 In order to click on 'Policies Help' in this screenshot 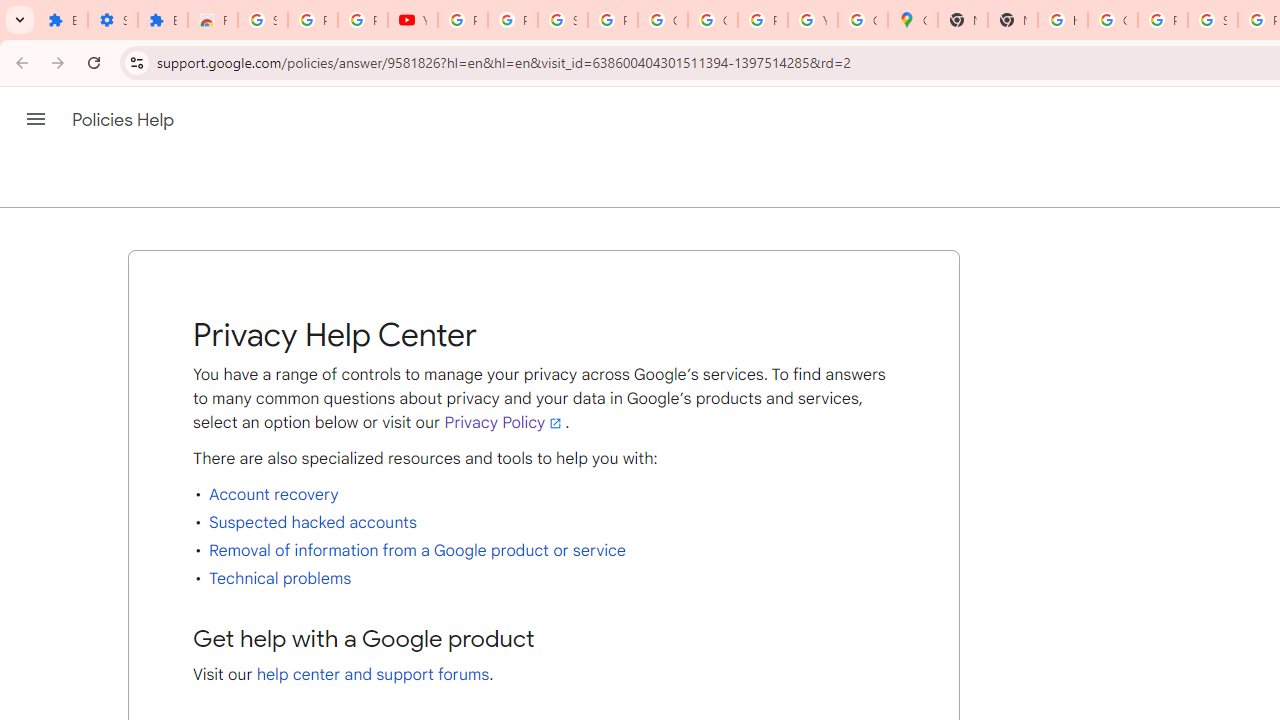, I will do `click(123, 119)`.